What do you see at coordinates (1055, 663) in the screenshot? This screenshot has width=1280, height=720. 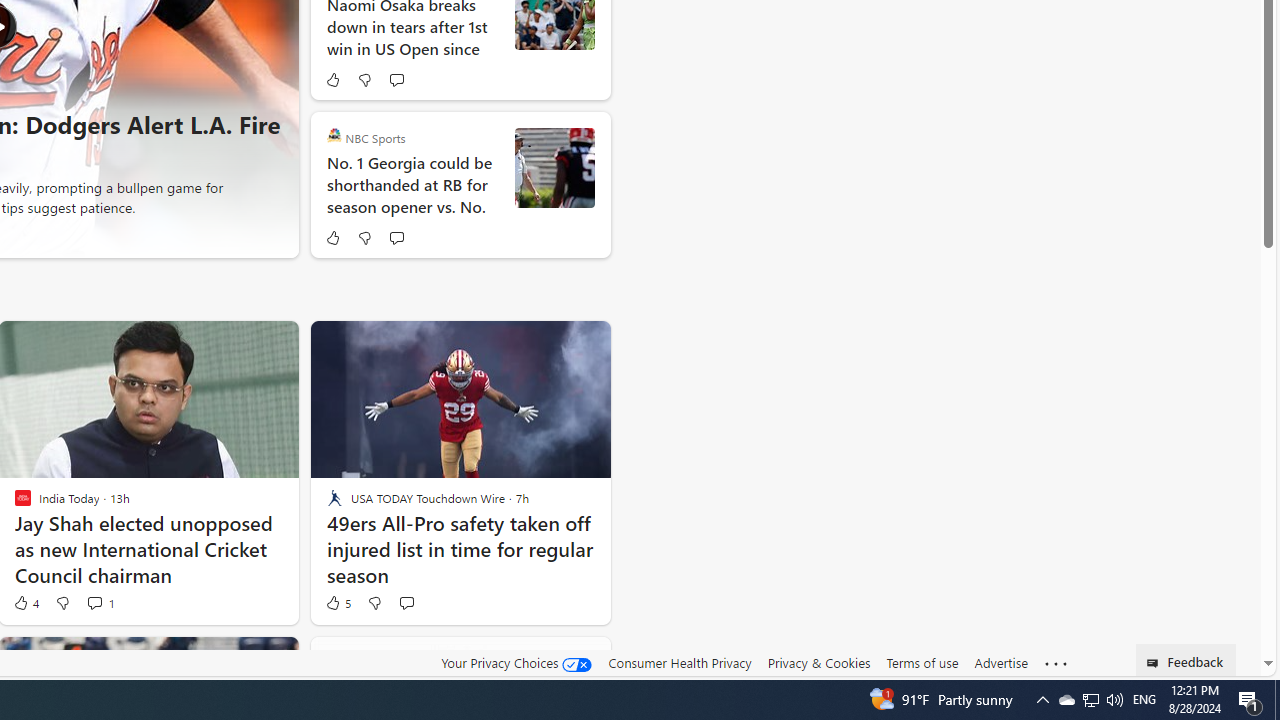 I see `'Class: oneFooter_seeMore-DS-EntryPoint1-1'` at bounding box center [1055, 663].